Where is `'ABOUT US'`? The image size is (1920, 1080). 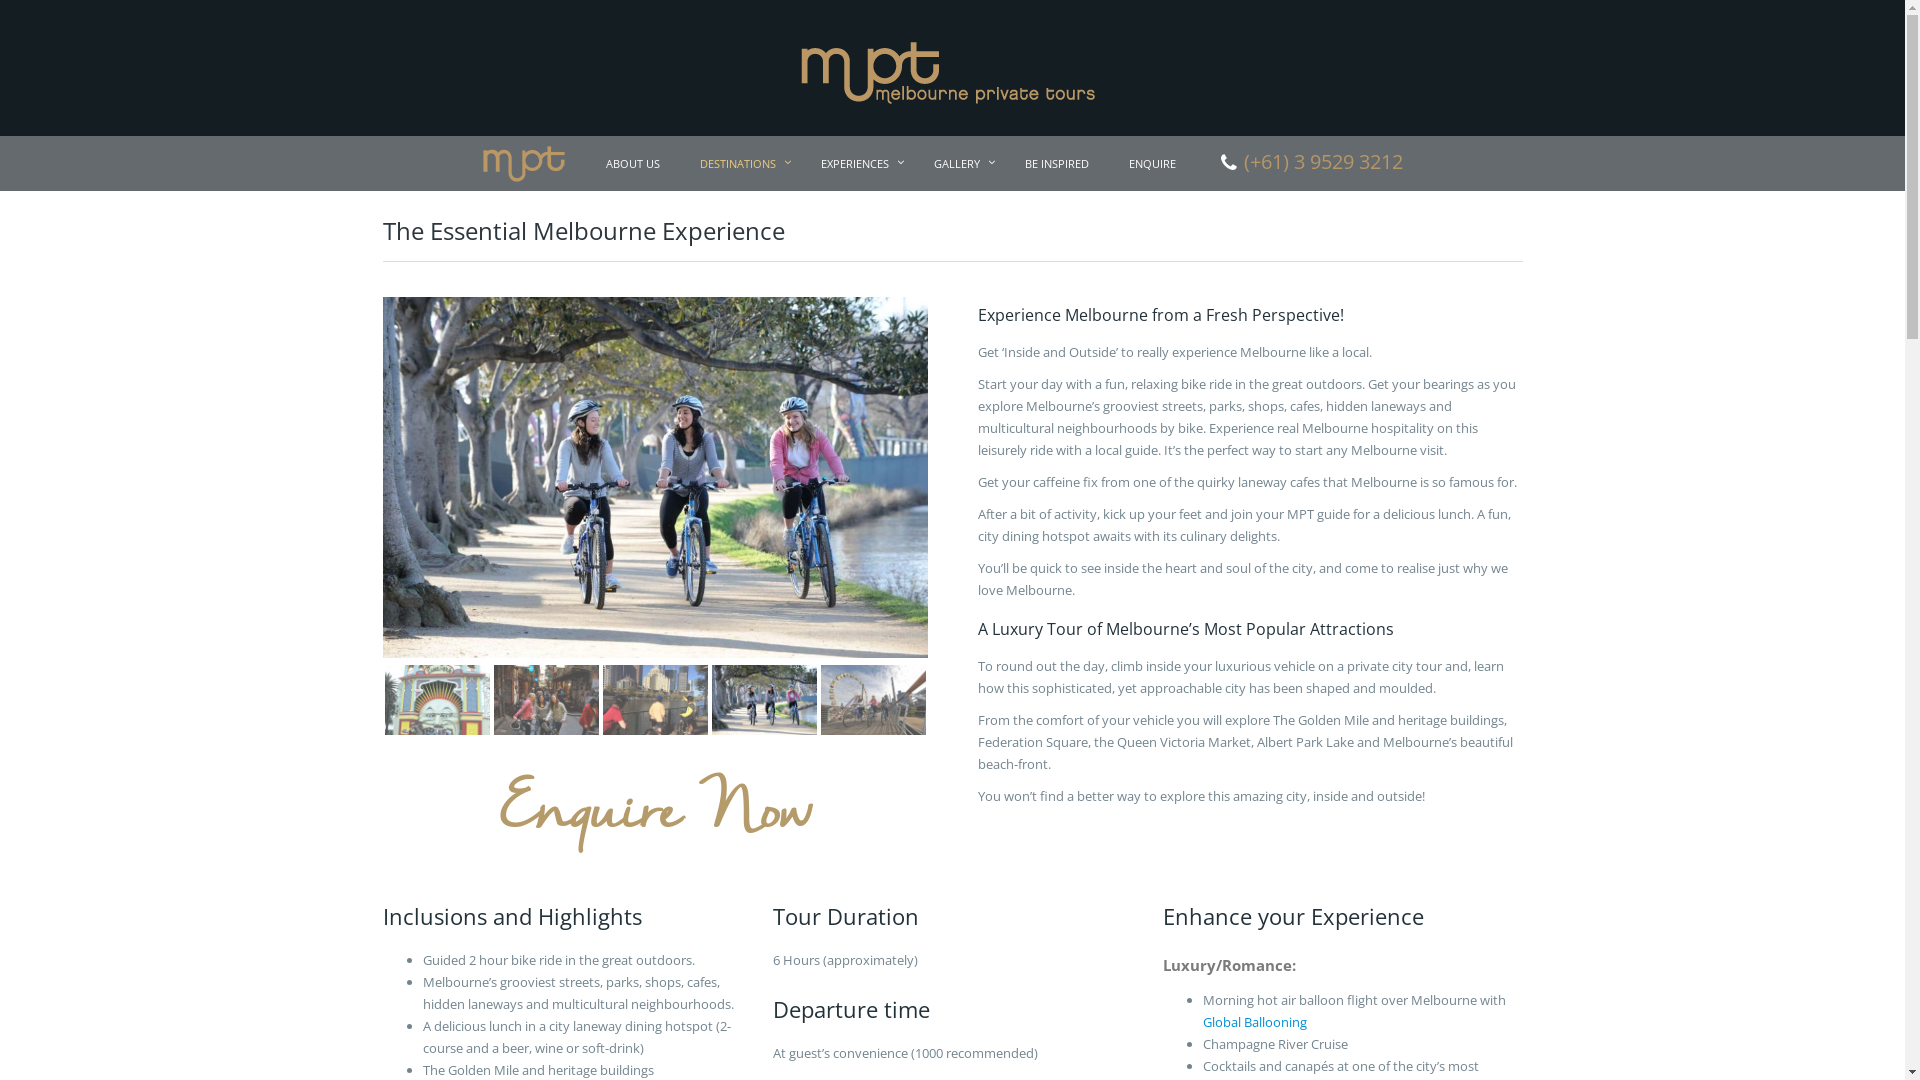
'ABOUT US' is located at coordinates (632, 162).